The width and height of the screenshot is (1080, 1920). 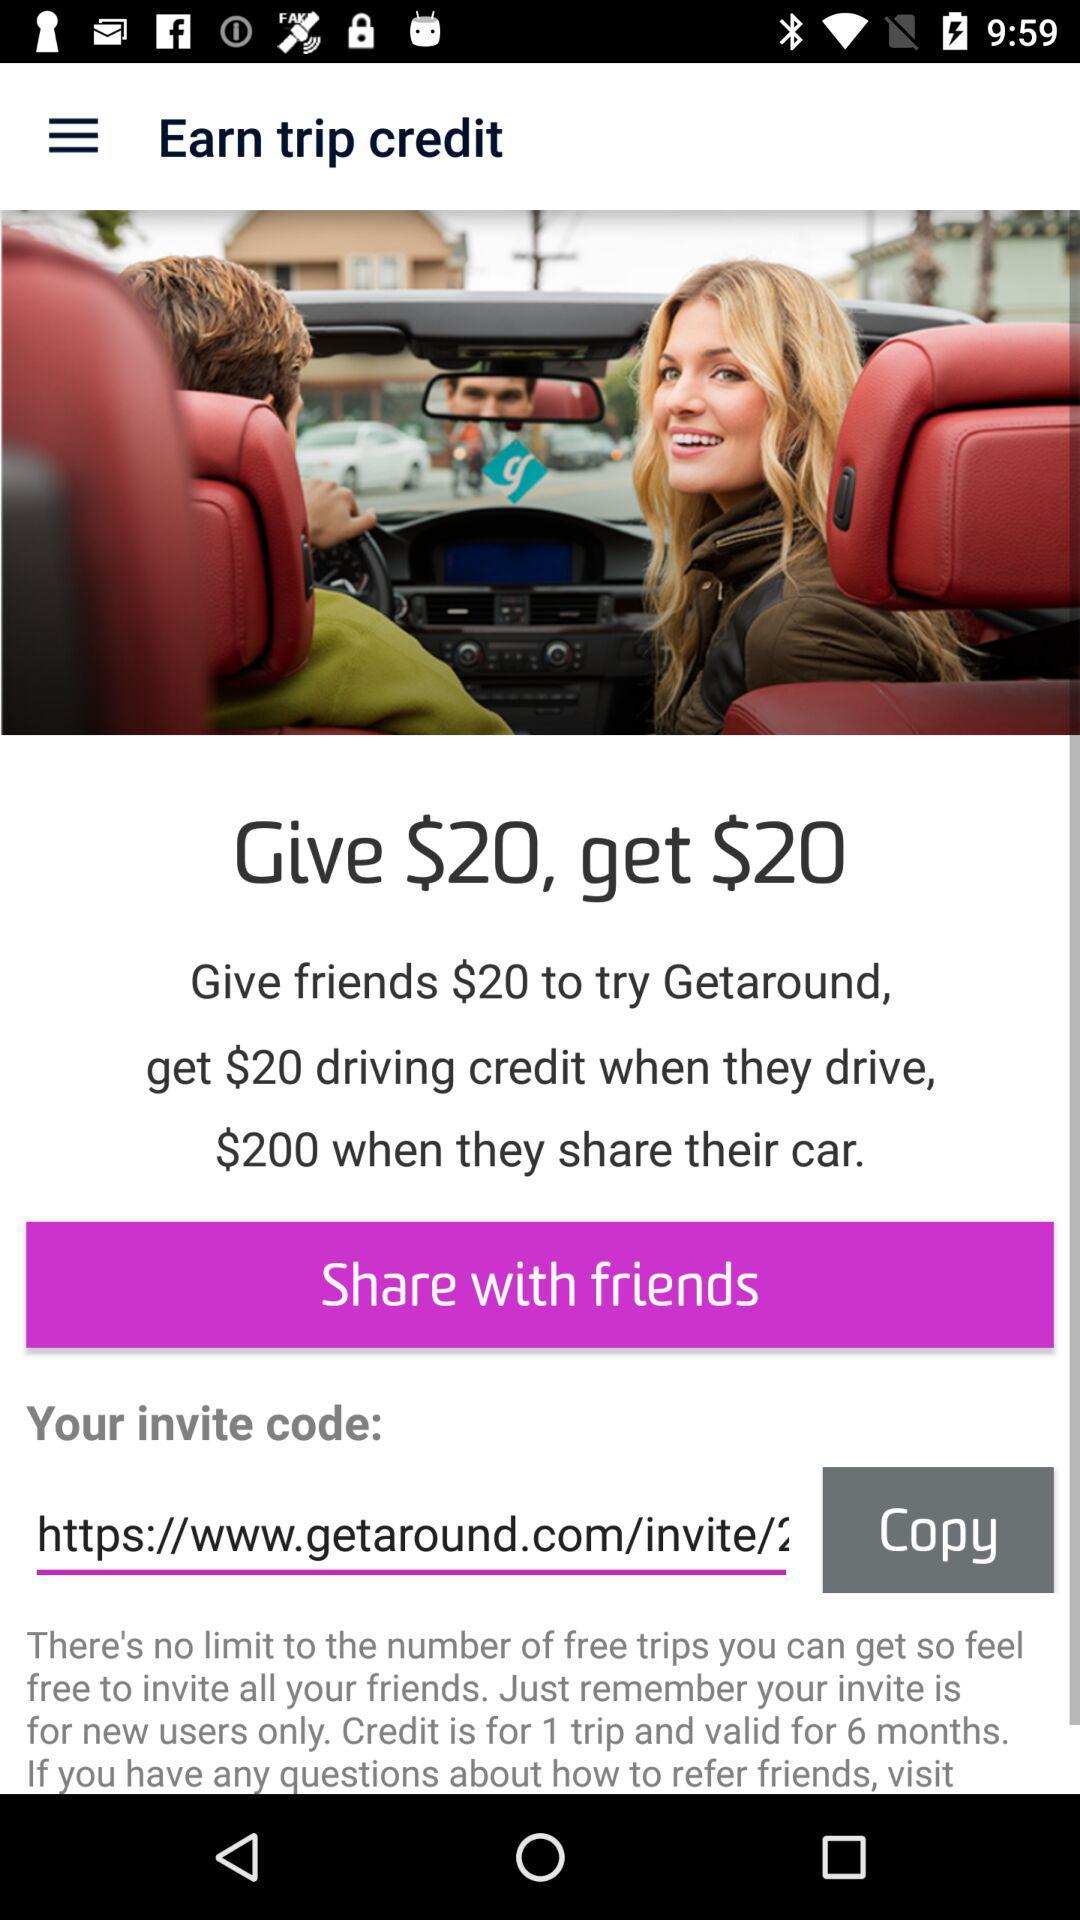 What do you see at coordinates (72, 135) in the screenshot?
I see `the app next to the earn trip credit item` at bounding box center [72, 135].